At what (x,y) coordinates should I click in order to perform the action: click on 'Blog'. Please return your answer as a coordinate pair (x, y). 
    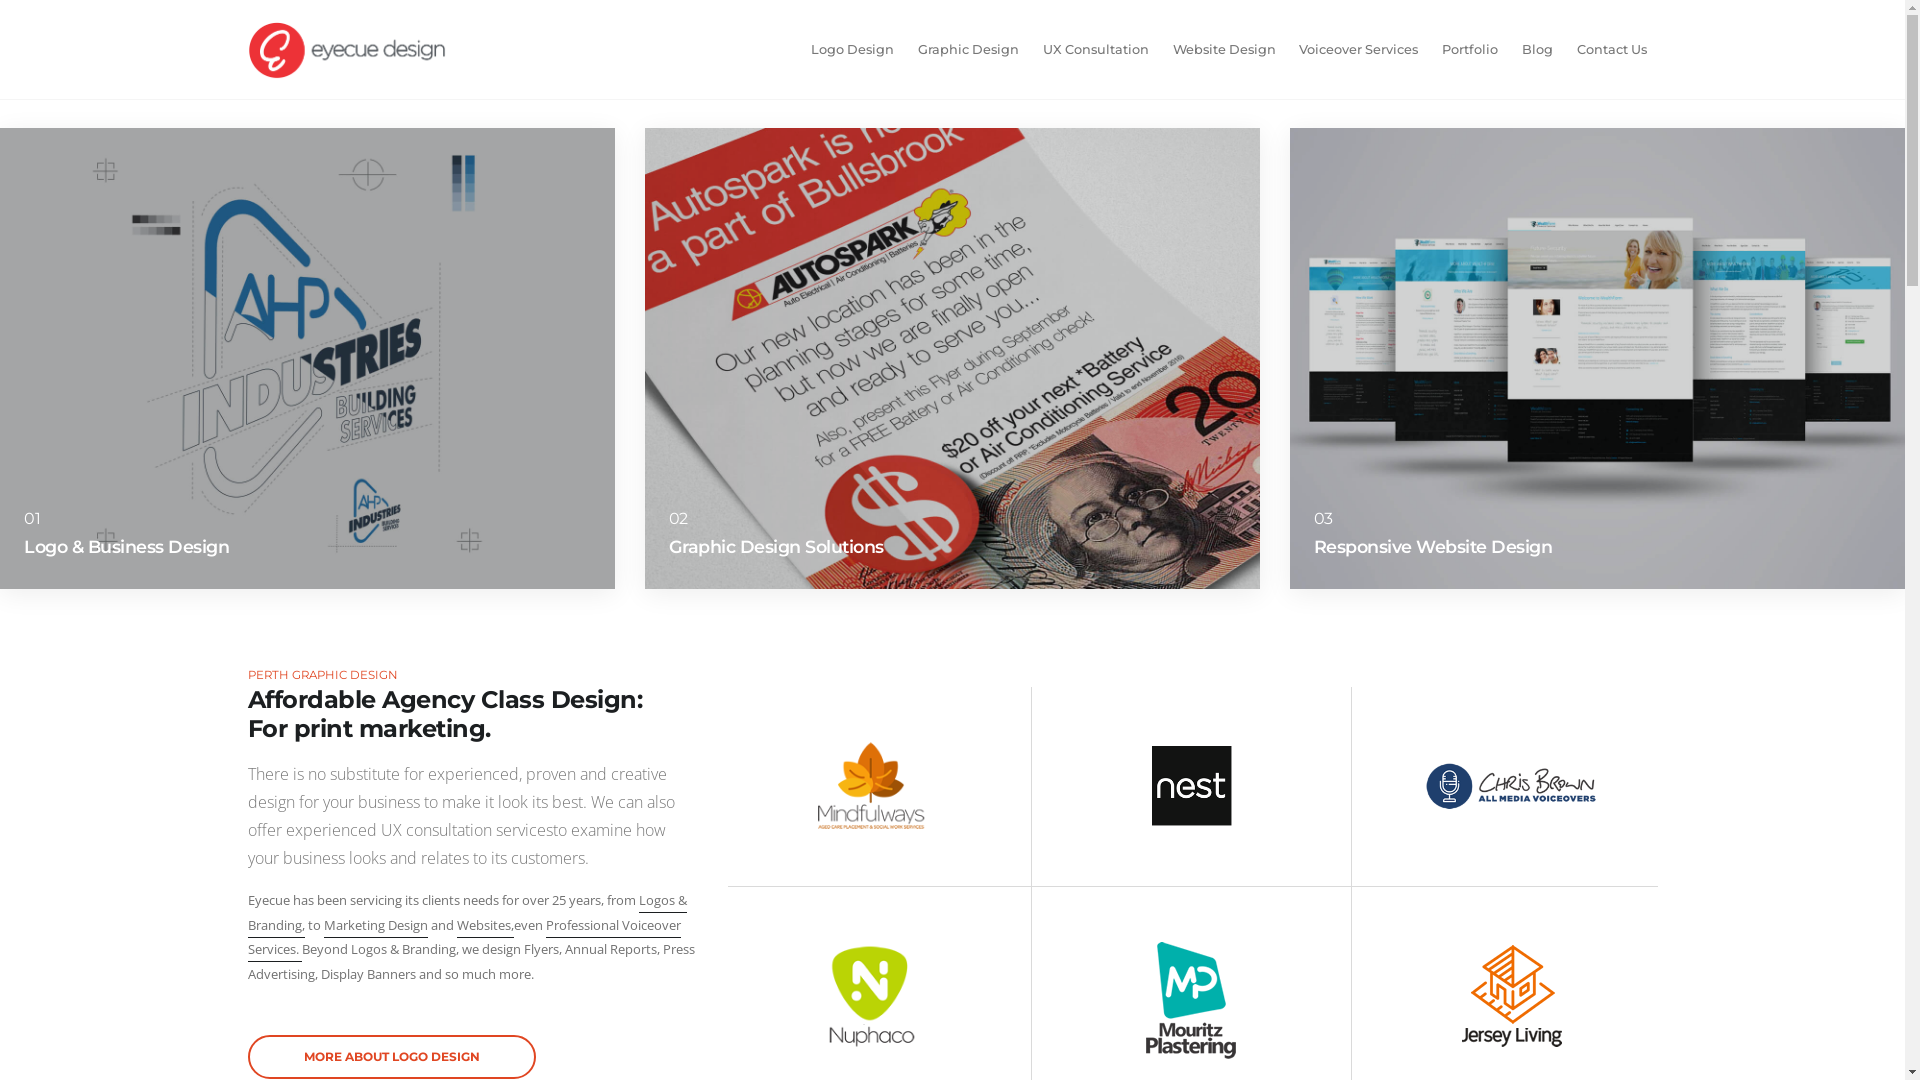
    Looking at the image, I should click on (1511, 49).